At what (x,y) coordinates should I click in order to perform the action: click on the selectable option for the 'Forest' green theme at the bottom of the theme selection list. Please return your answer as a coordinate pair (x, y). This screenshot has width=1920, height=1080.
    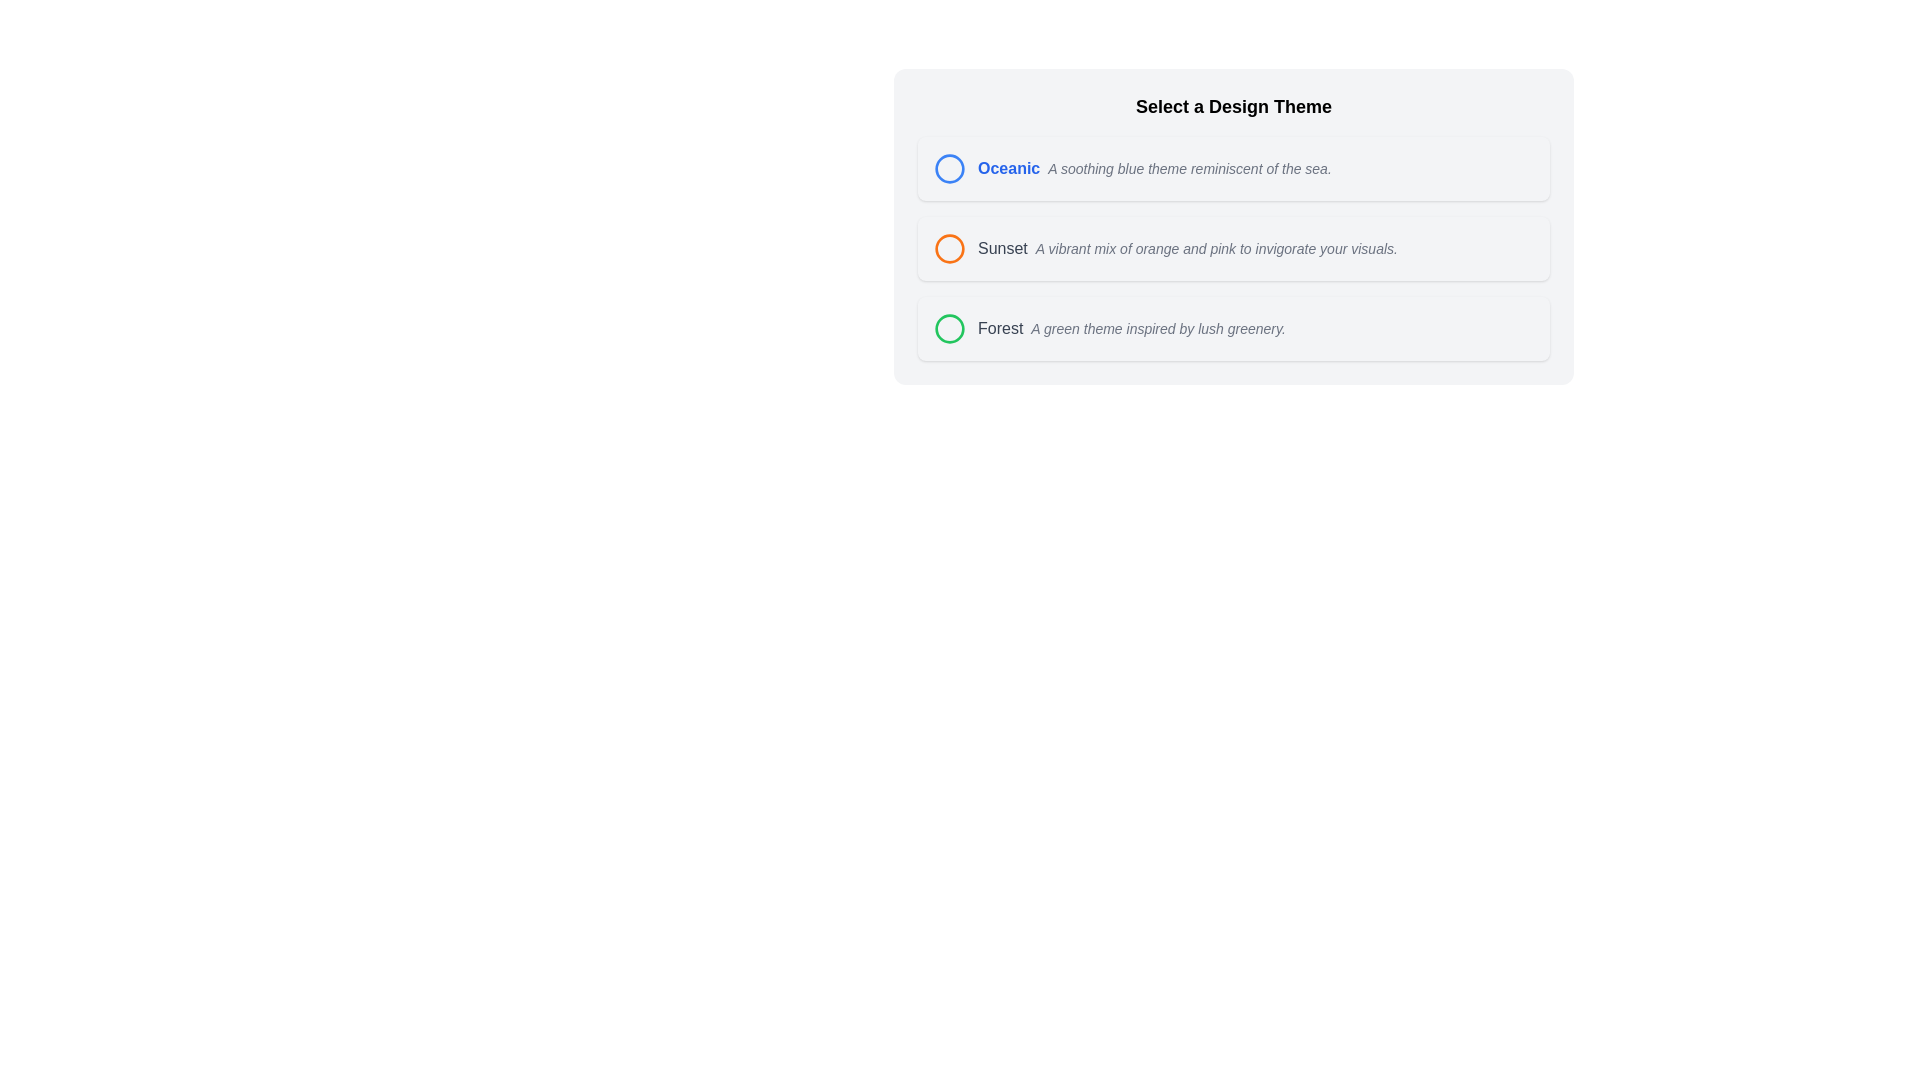
    Looking at the image, I should click on (1108, 327).